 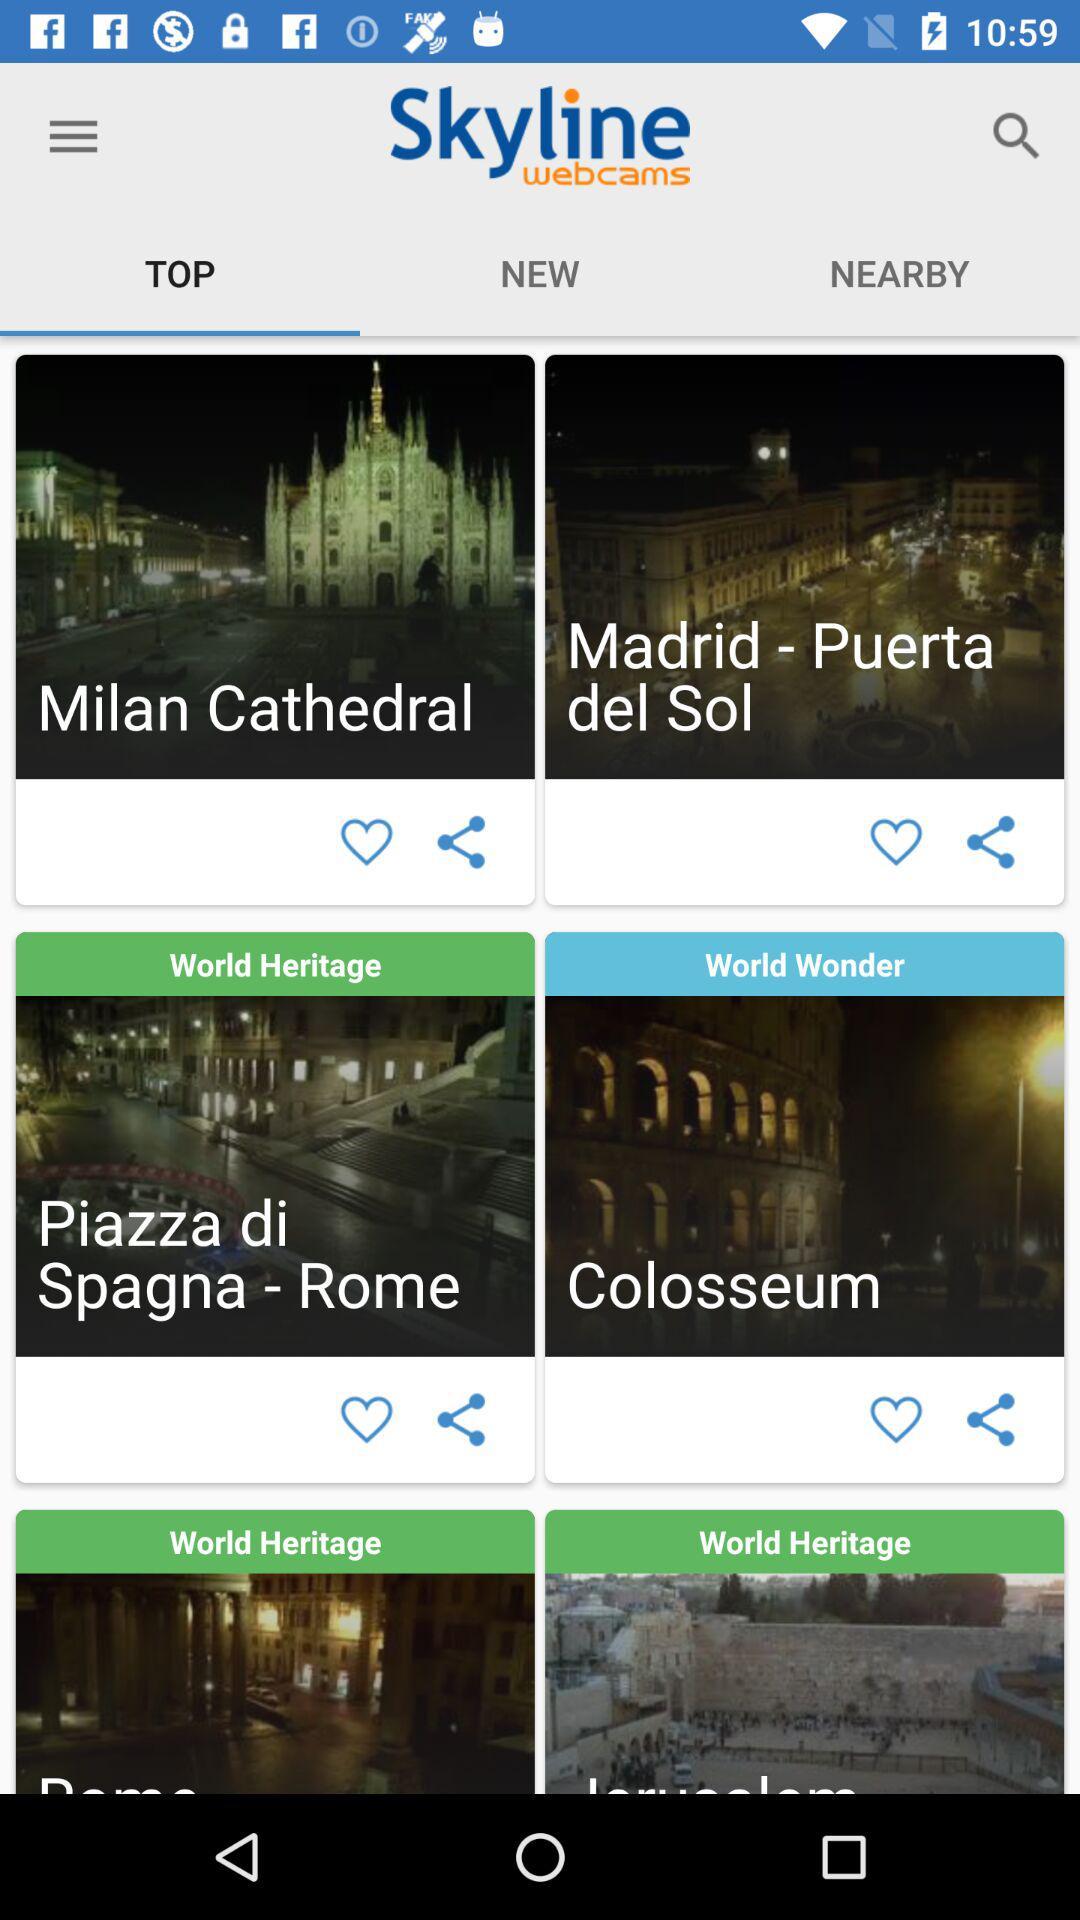 What do you see at coordinates (366, 1418) in the screenshot?
I see `to favorites` at bounding box center [366, 1418].